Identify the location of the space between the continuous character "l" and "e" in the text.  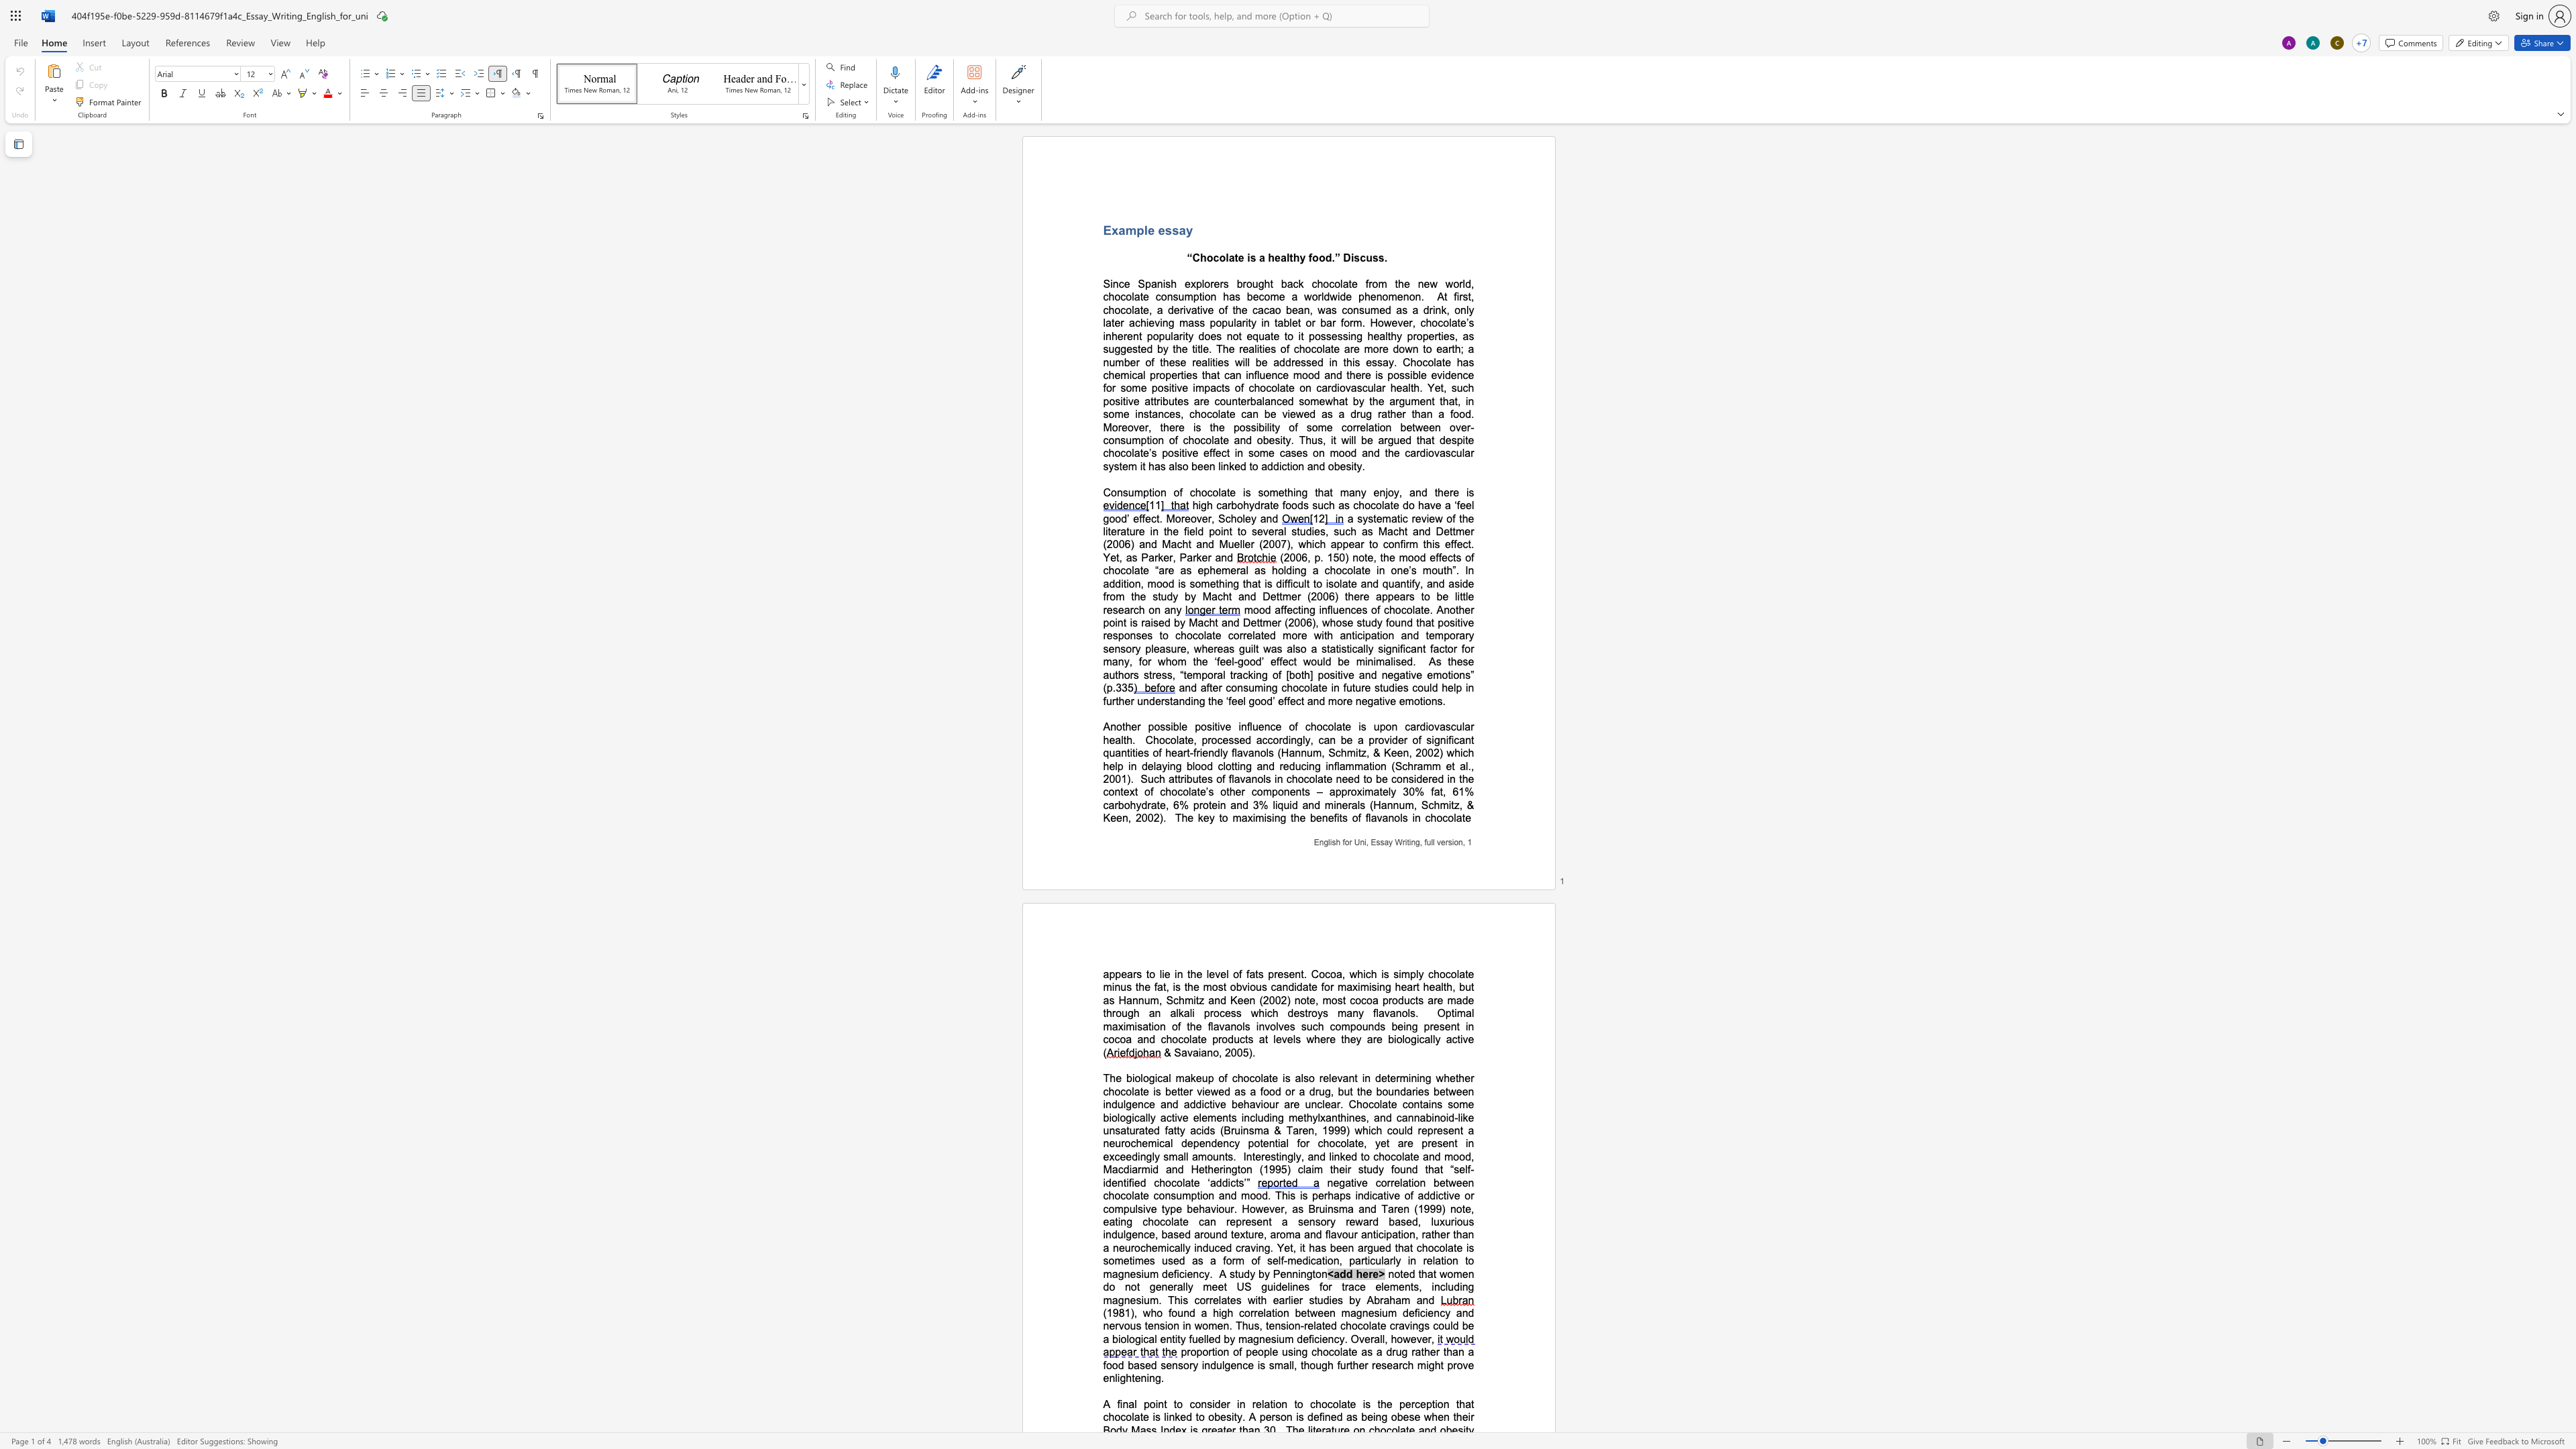
(1148, 229).